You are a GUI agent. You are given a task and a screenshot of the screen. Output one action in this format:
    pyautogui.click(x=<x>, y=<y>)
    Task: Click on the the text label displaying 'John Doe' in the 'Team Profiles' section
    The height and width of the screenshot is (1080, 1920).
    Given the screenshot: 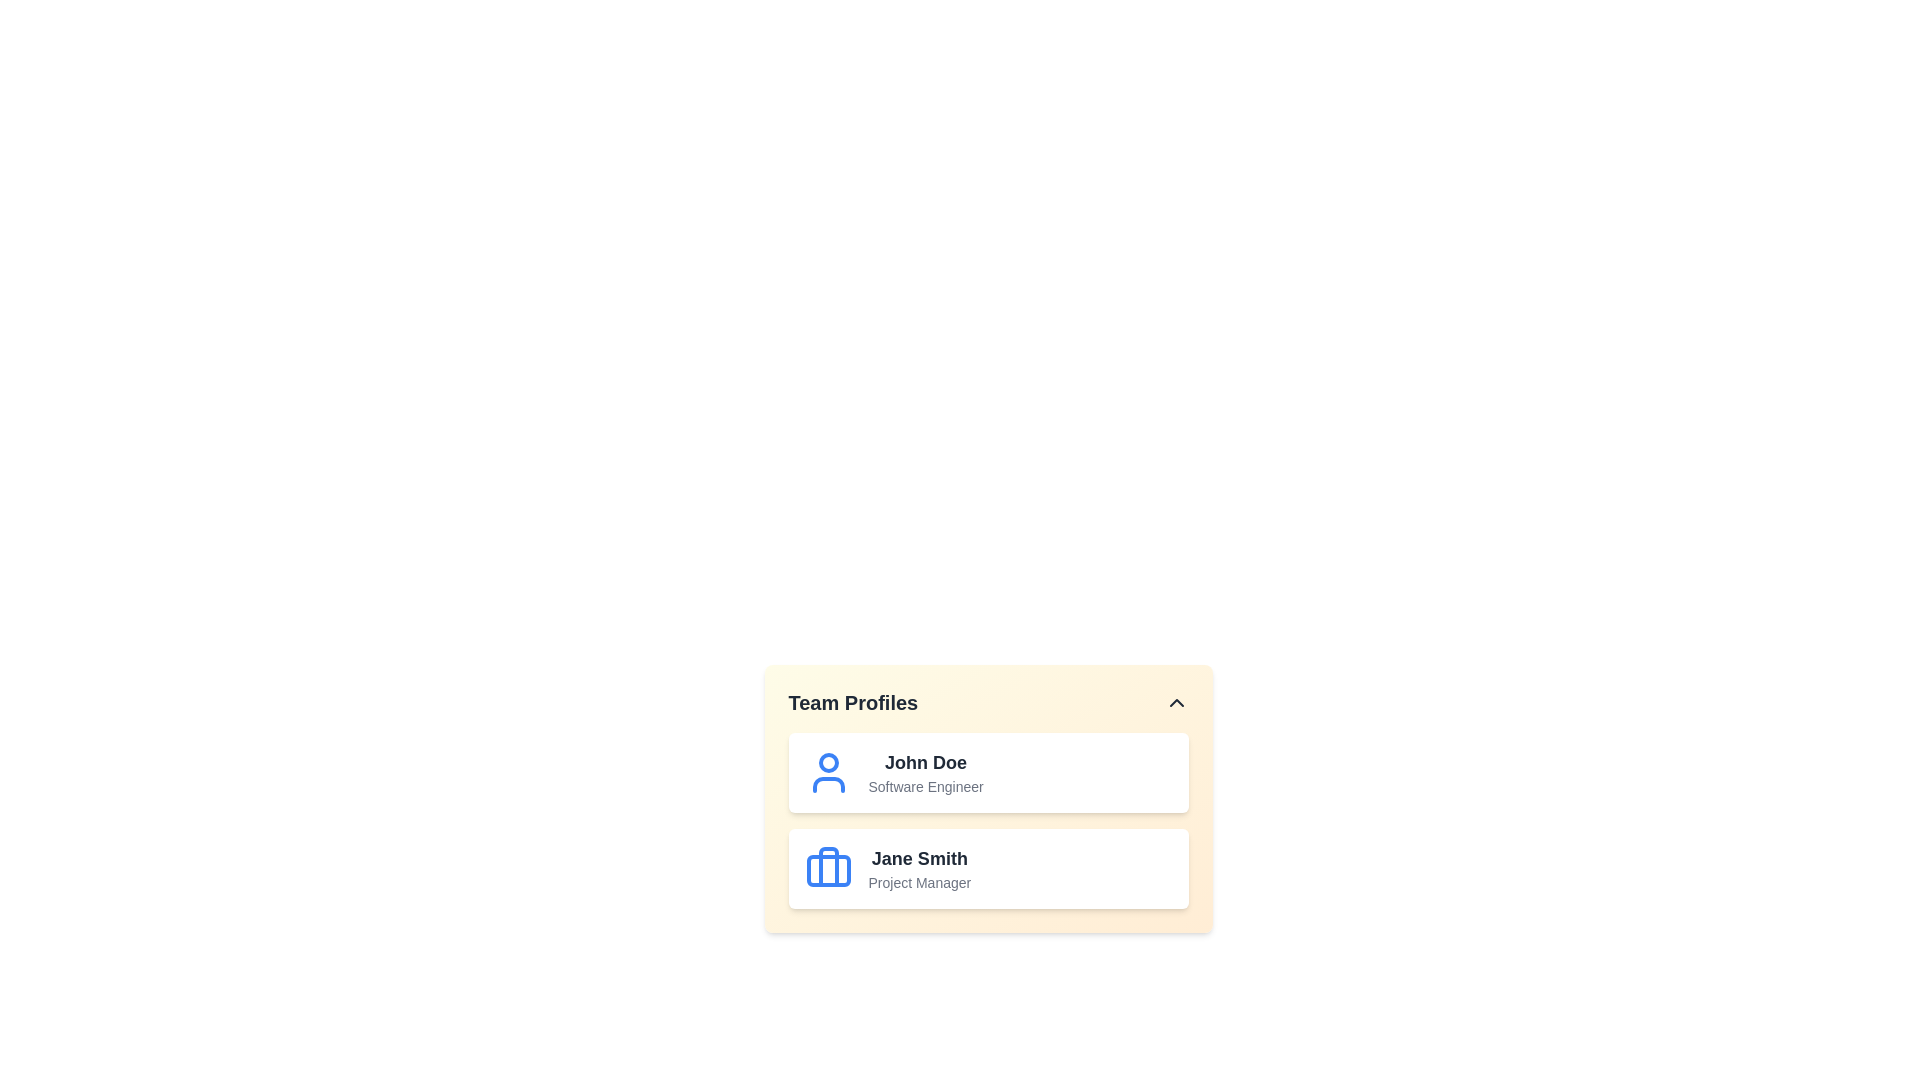 What is the action you would take?
    pyautogui.click(x=925, y=763)
    